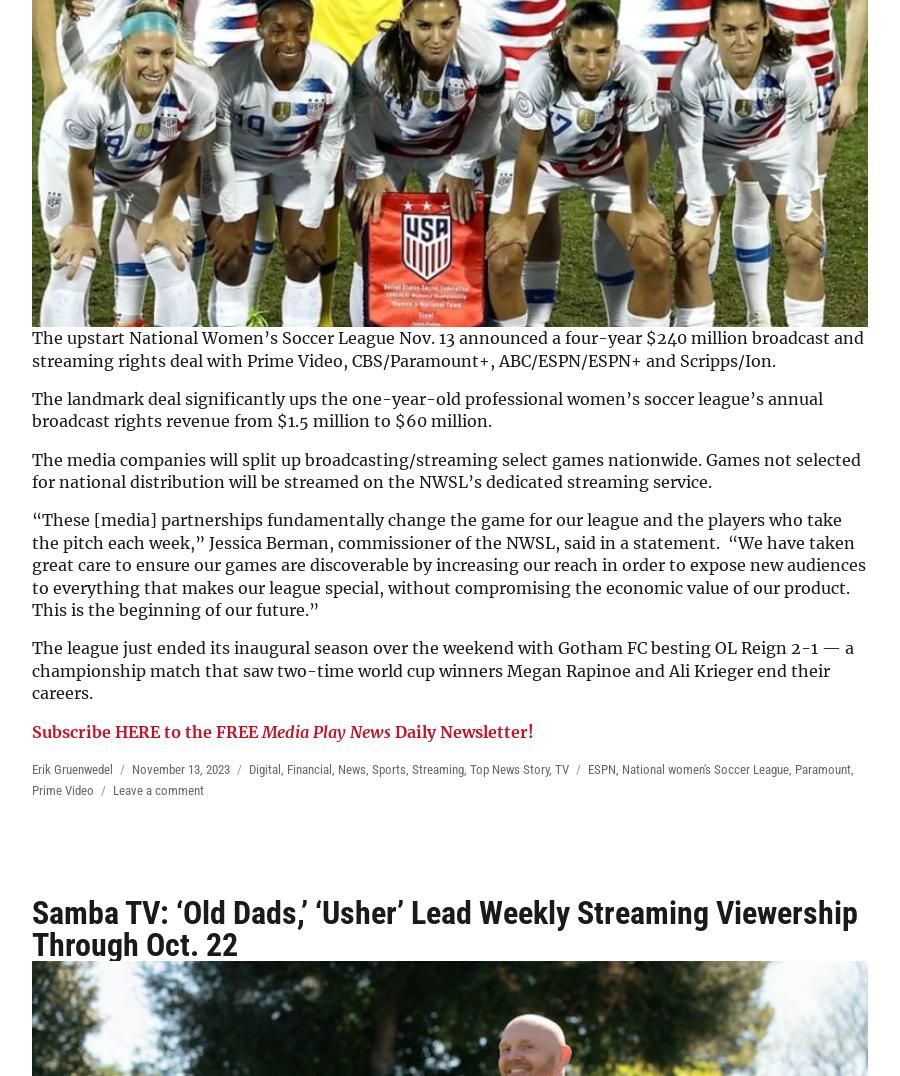 This screenshot has height=1076, width=900. I want to click on 'Media Play News', so click(325, 730).